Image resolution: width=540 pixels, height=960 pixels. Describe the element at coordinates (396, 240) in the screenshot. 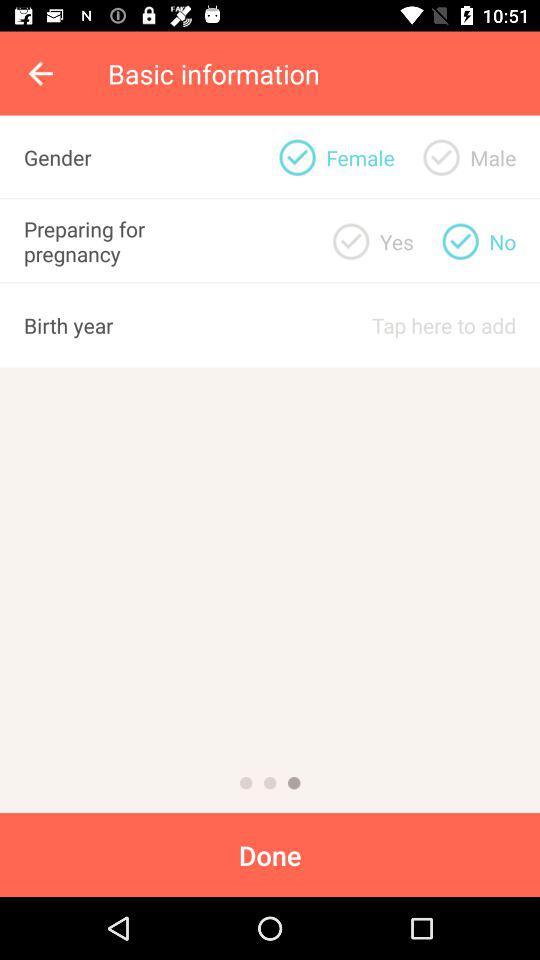

I see `the yes icon` at that location.